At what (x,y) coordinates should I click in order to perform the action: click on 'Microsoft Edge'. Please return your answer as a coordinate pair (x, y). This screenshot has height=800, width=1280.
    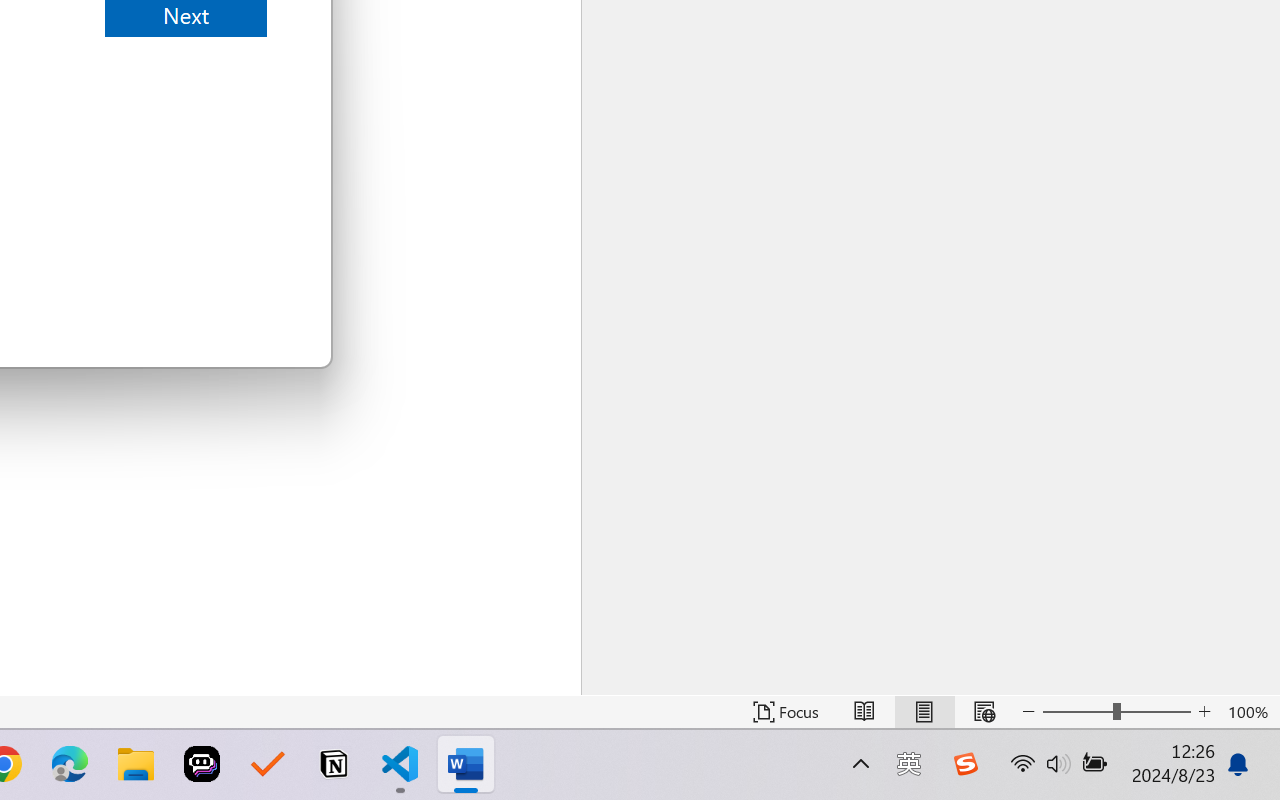
    Looking at the image, I should click on (69, 764).